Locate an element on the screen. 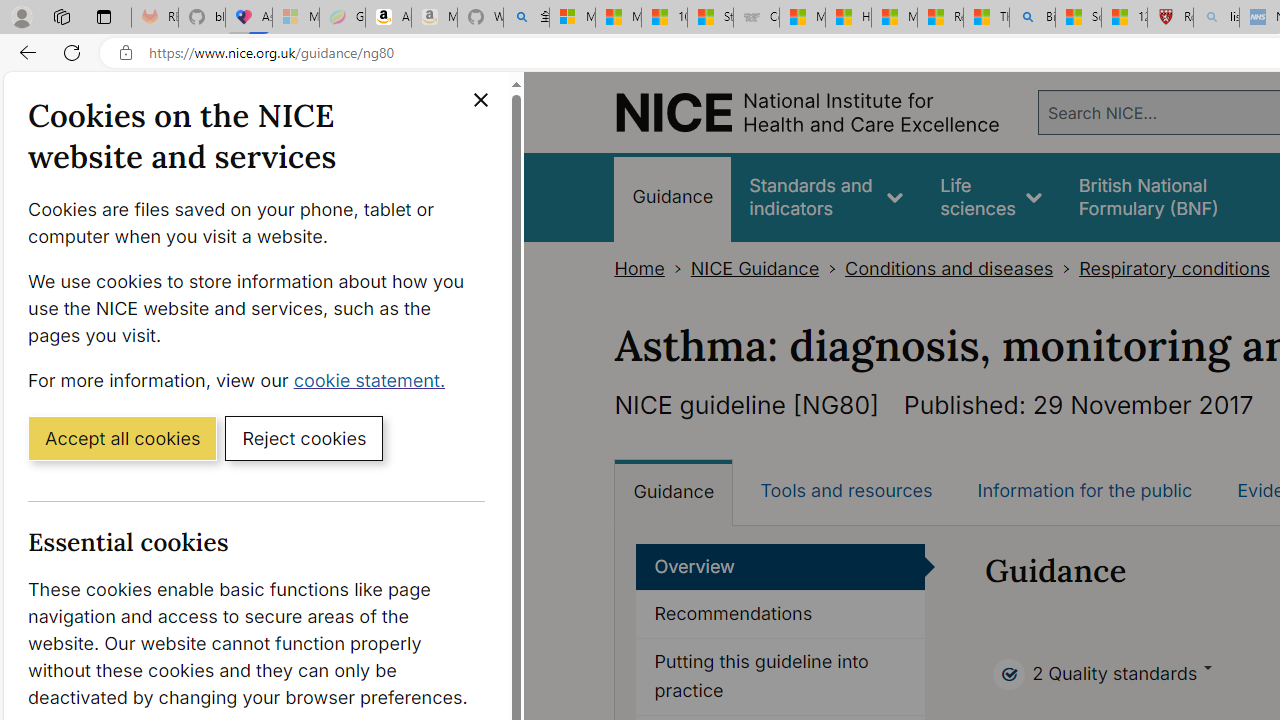 This screenshot has height=720, width=1280. 'Conditions and diseases>' is located at coordinates (962, 268).